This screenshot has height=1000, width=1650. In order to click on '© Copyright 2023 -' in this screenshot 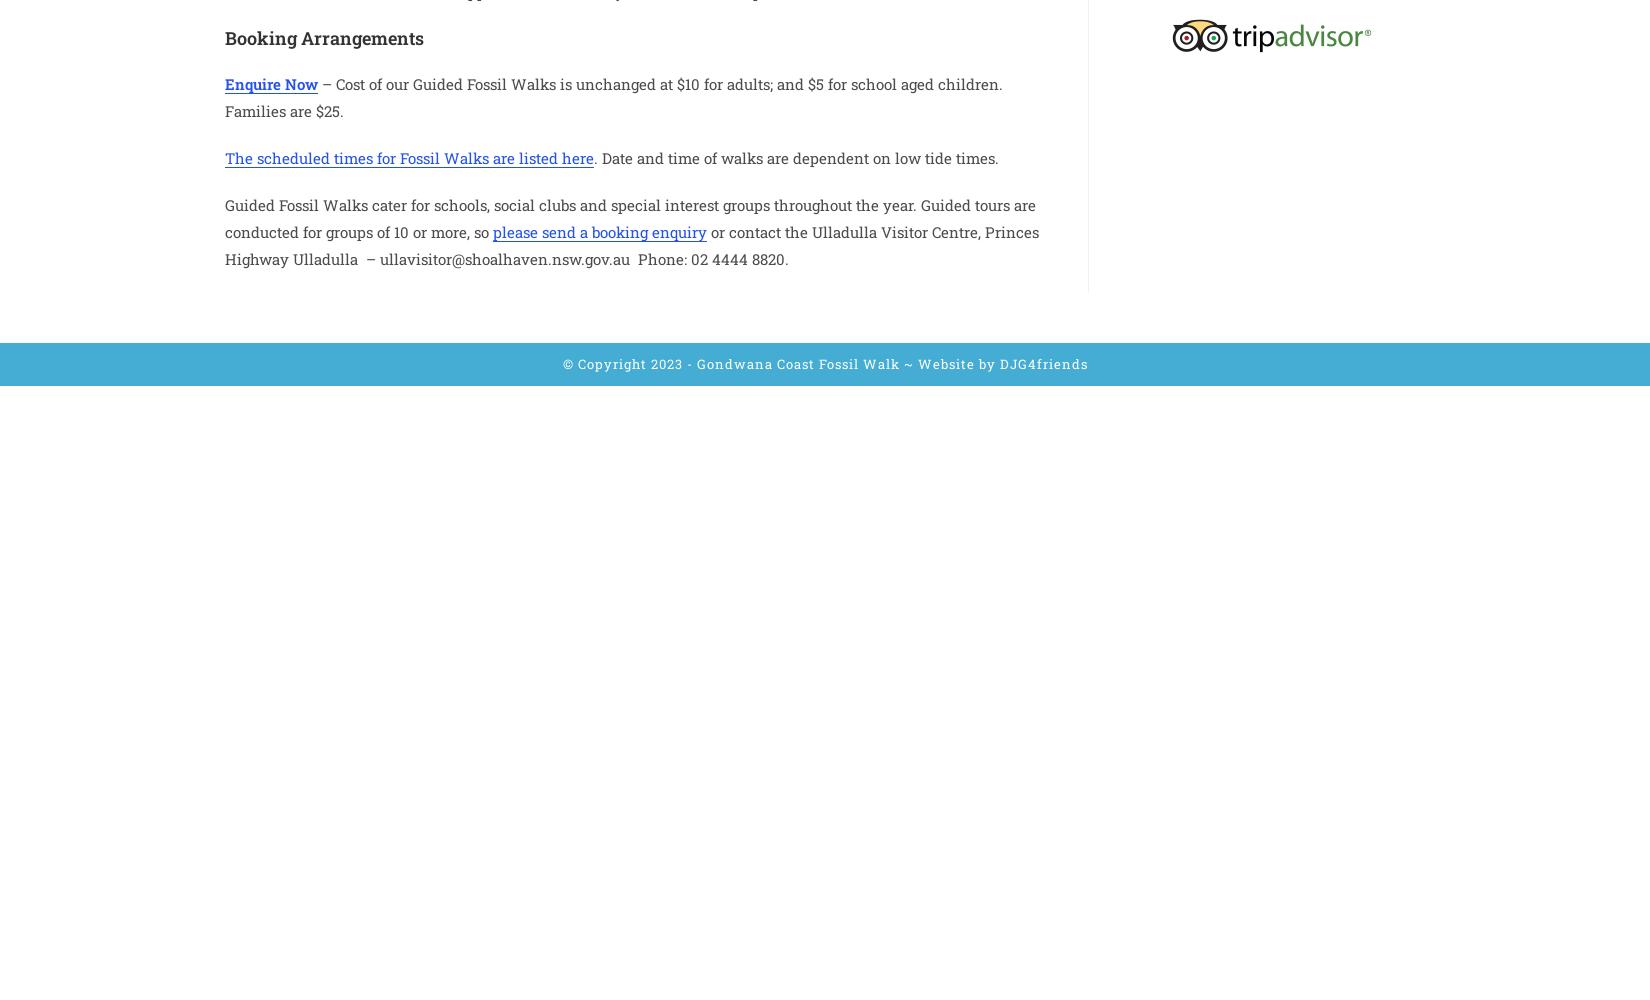, I will do `click(627, 362)`.